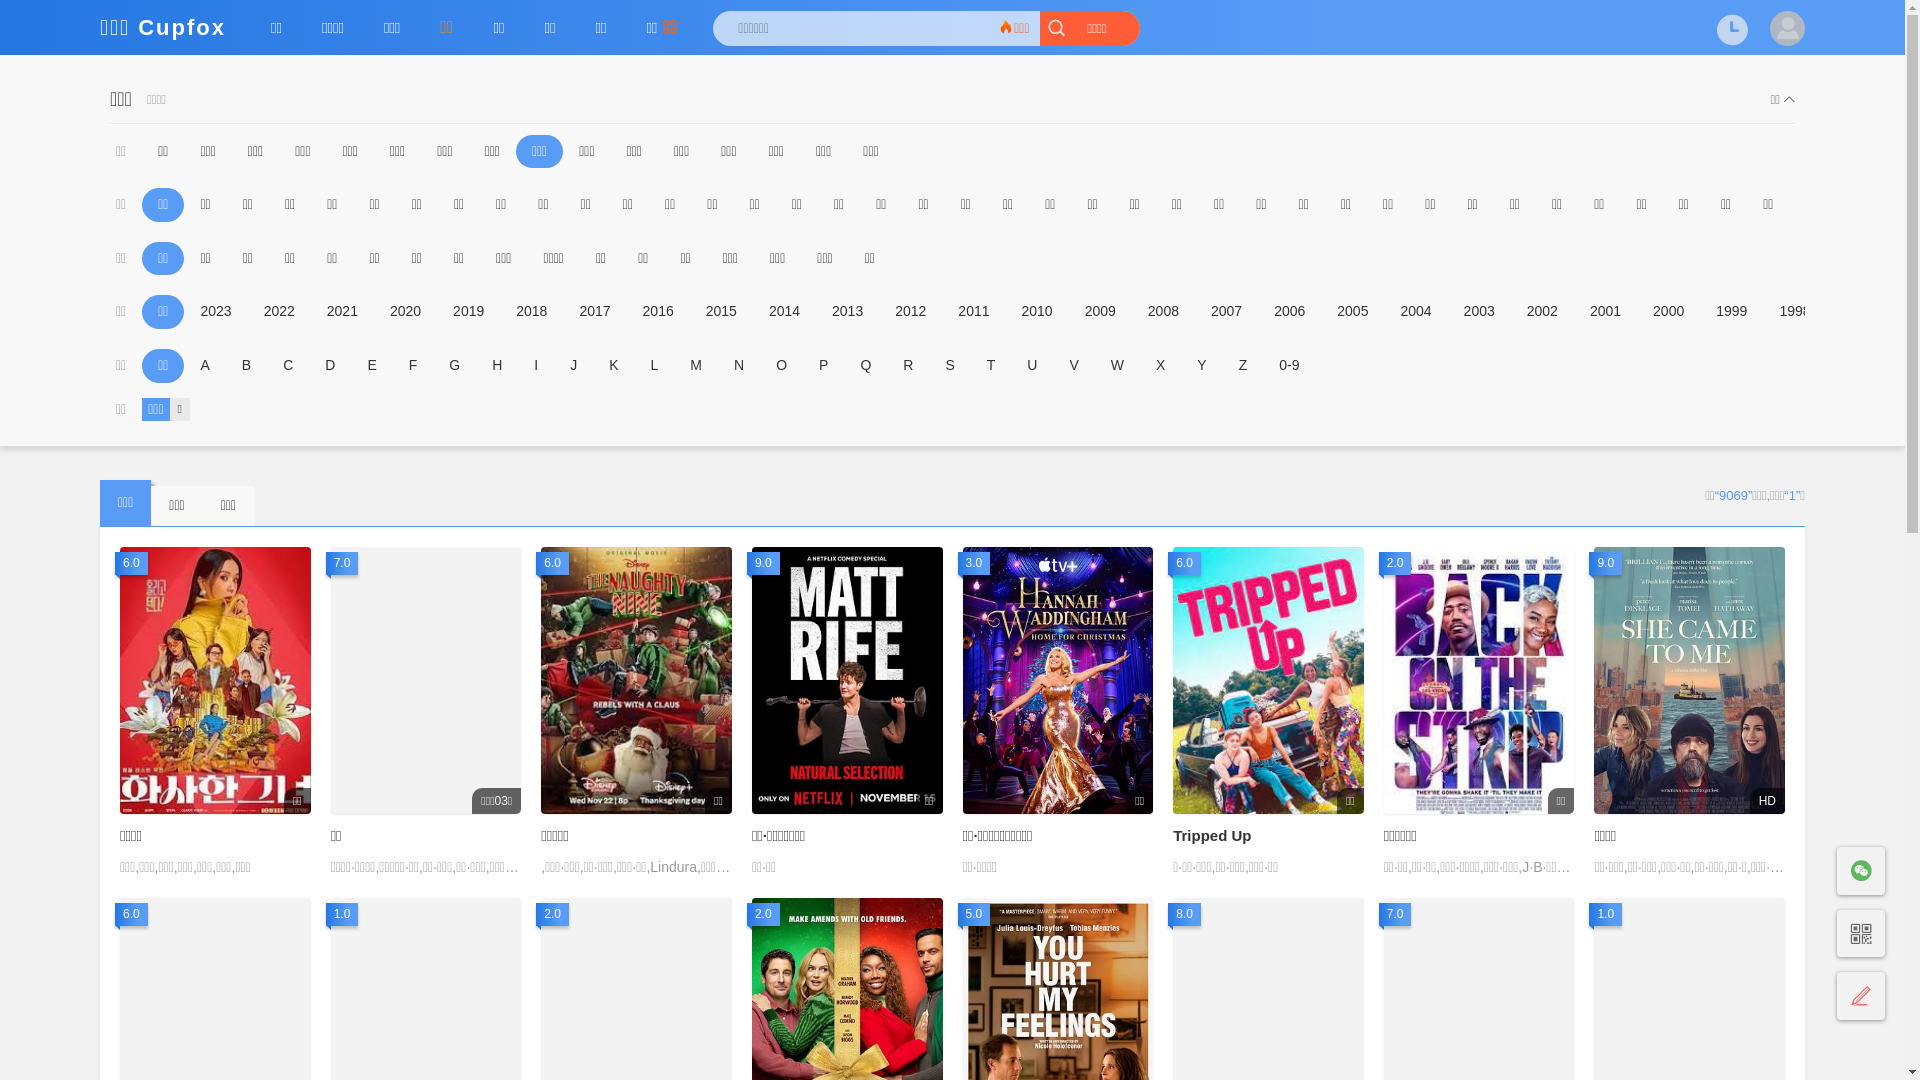 Image resolution: width=1920 pixels, height=1080 pixels. I want to click on '2012', so click(878, 312).